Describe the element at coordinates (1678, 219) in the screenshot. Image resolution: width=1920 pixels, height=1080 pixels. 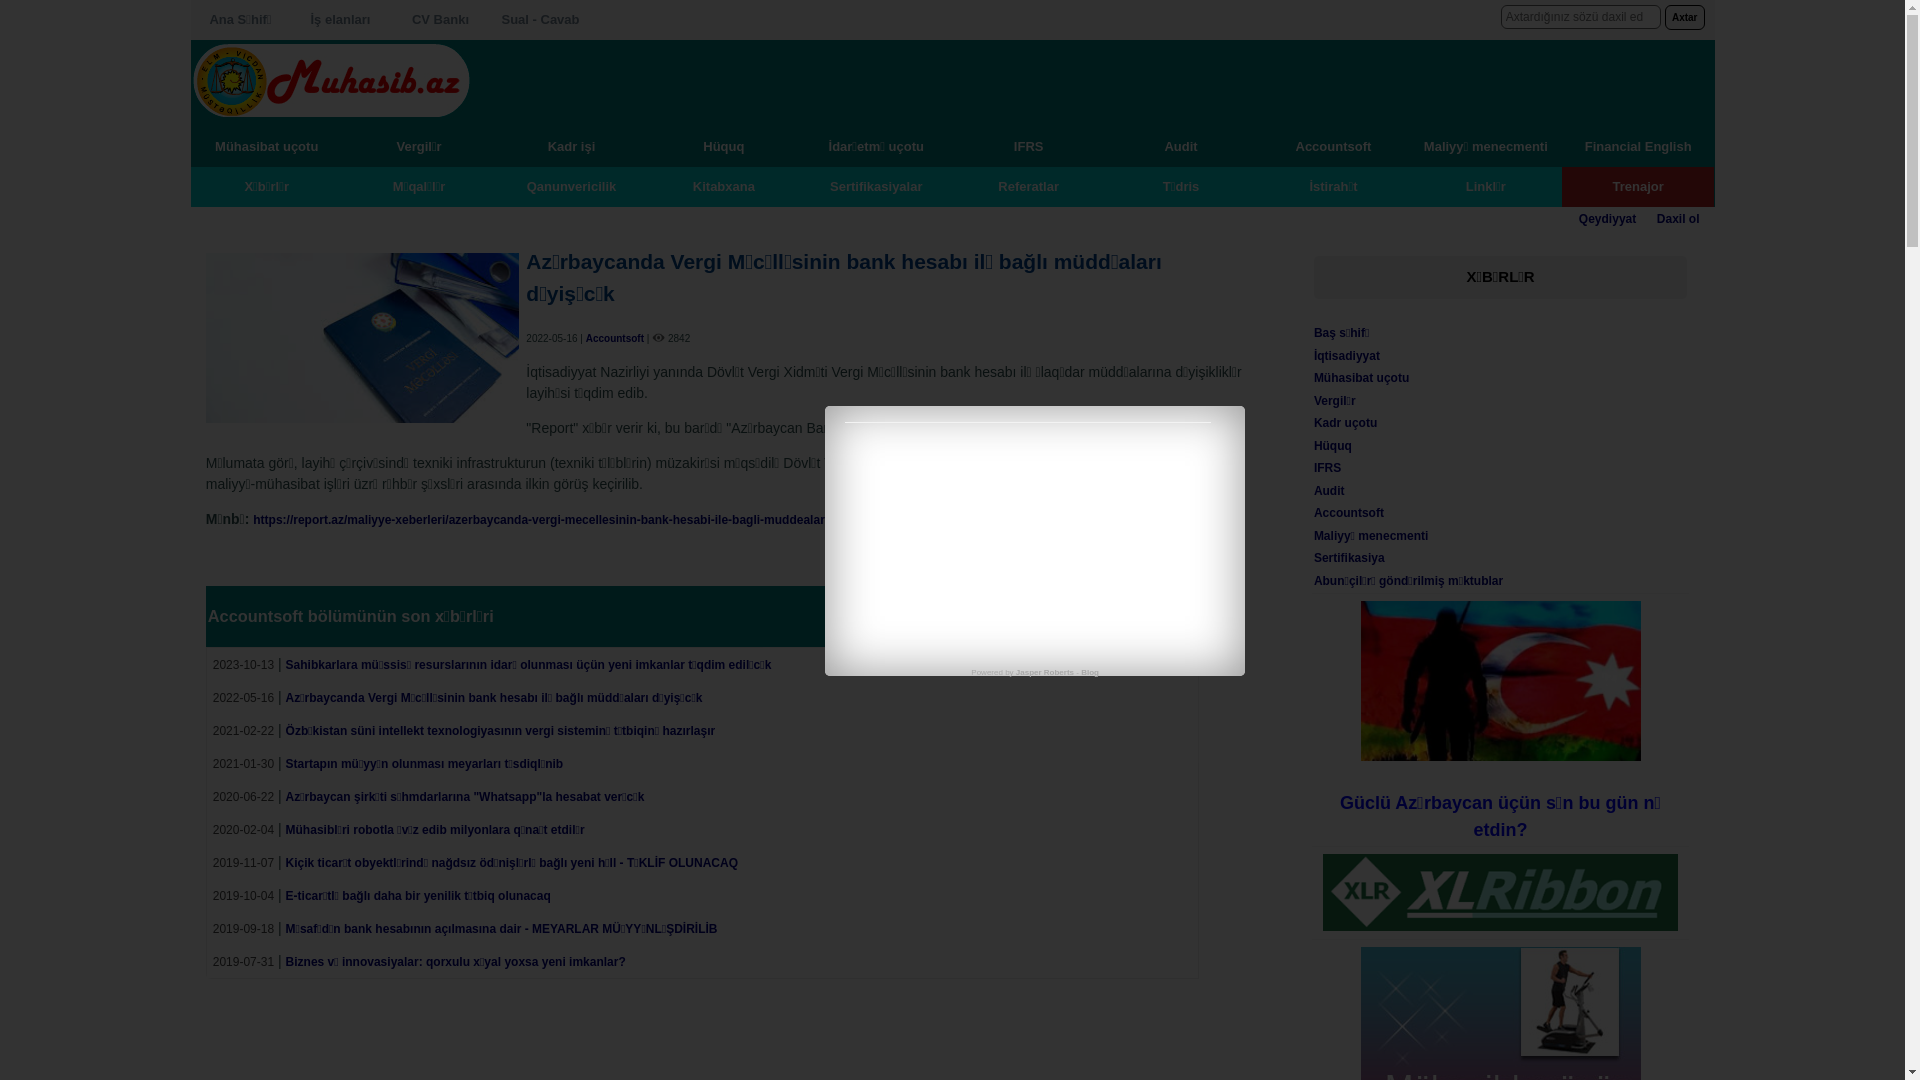
I see `'Daxil ol'` at that location.